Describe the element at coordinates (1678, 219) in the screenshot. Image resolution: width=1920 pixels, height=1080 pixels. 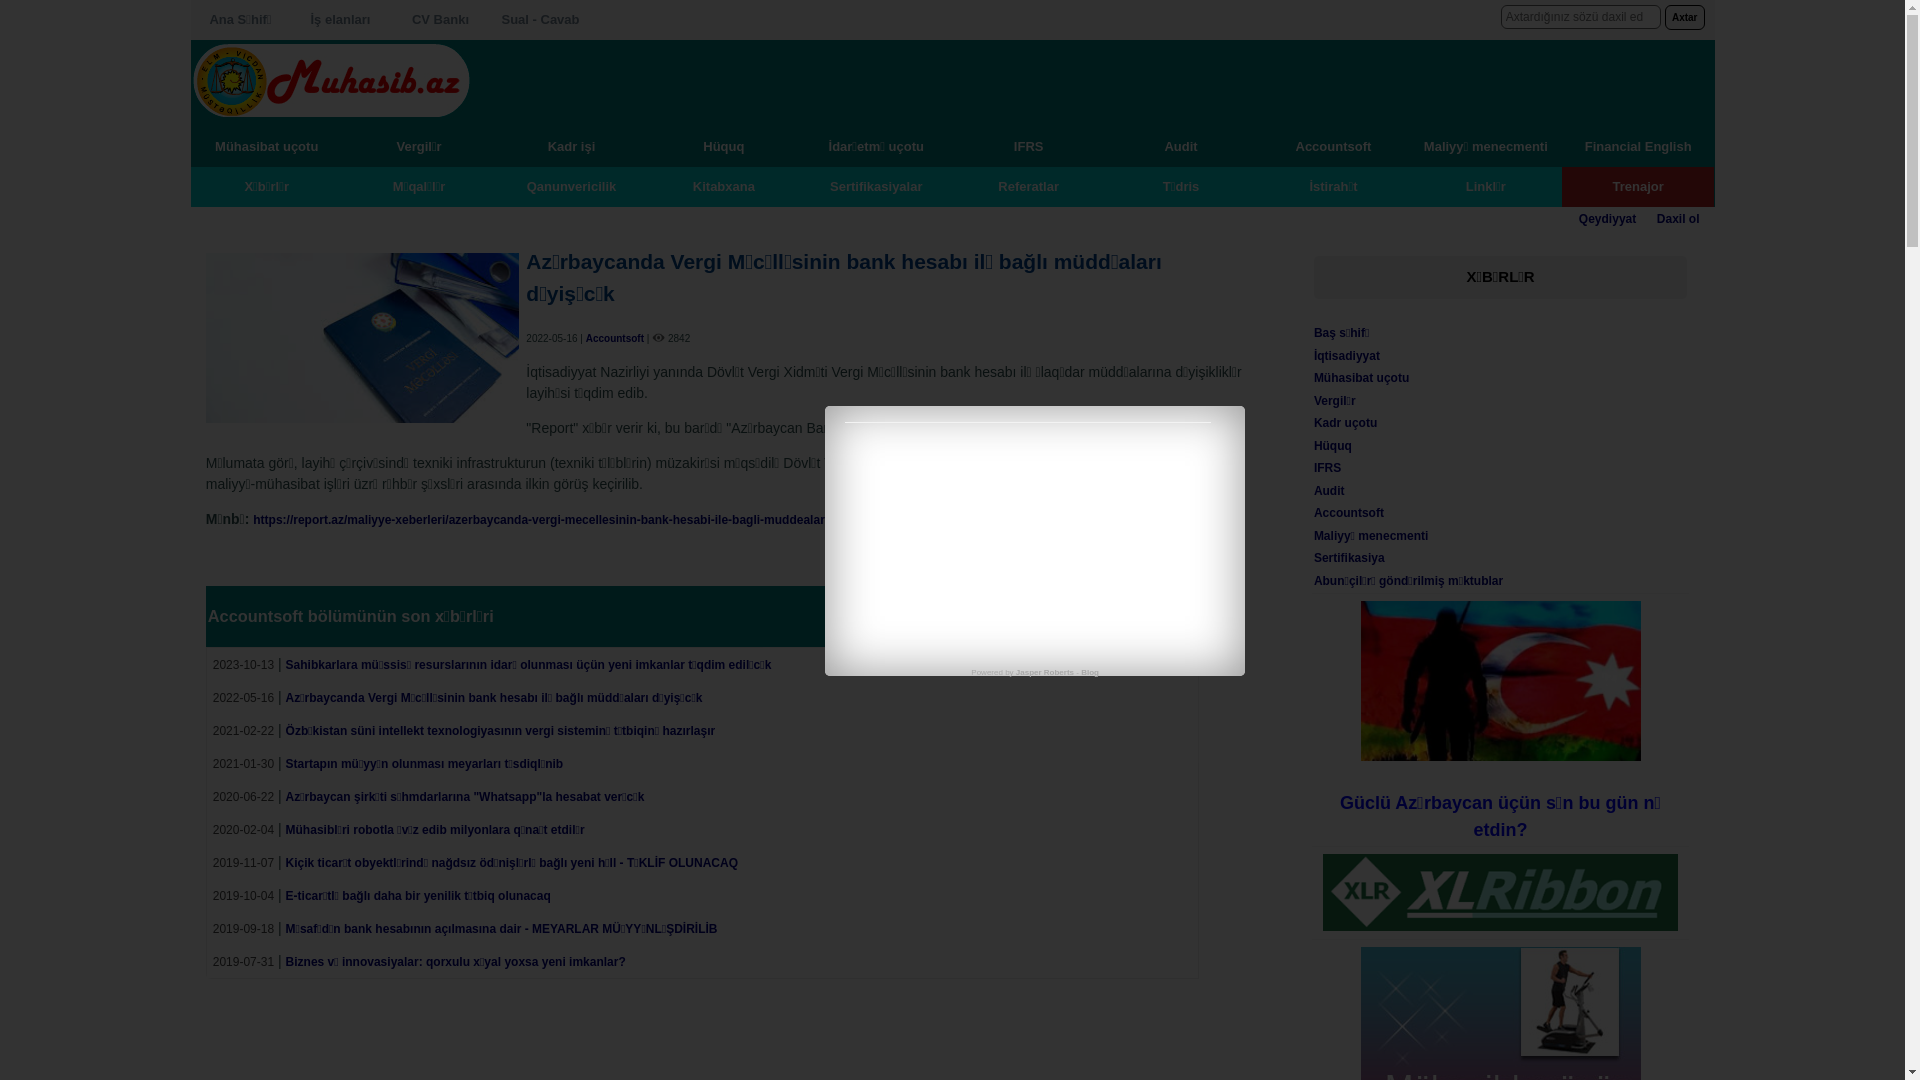
I see `'Daxil ol'` at that location.